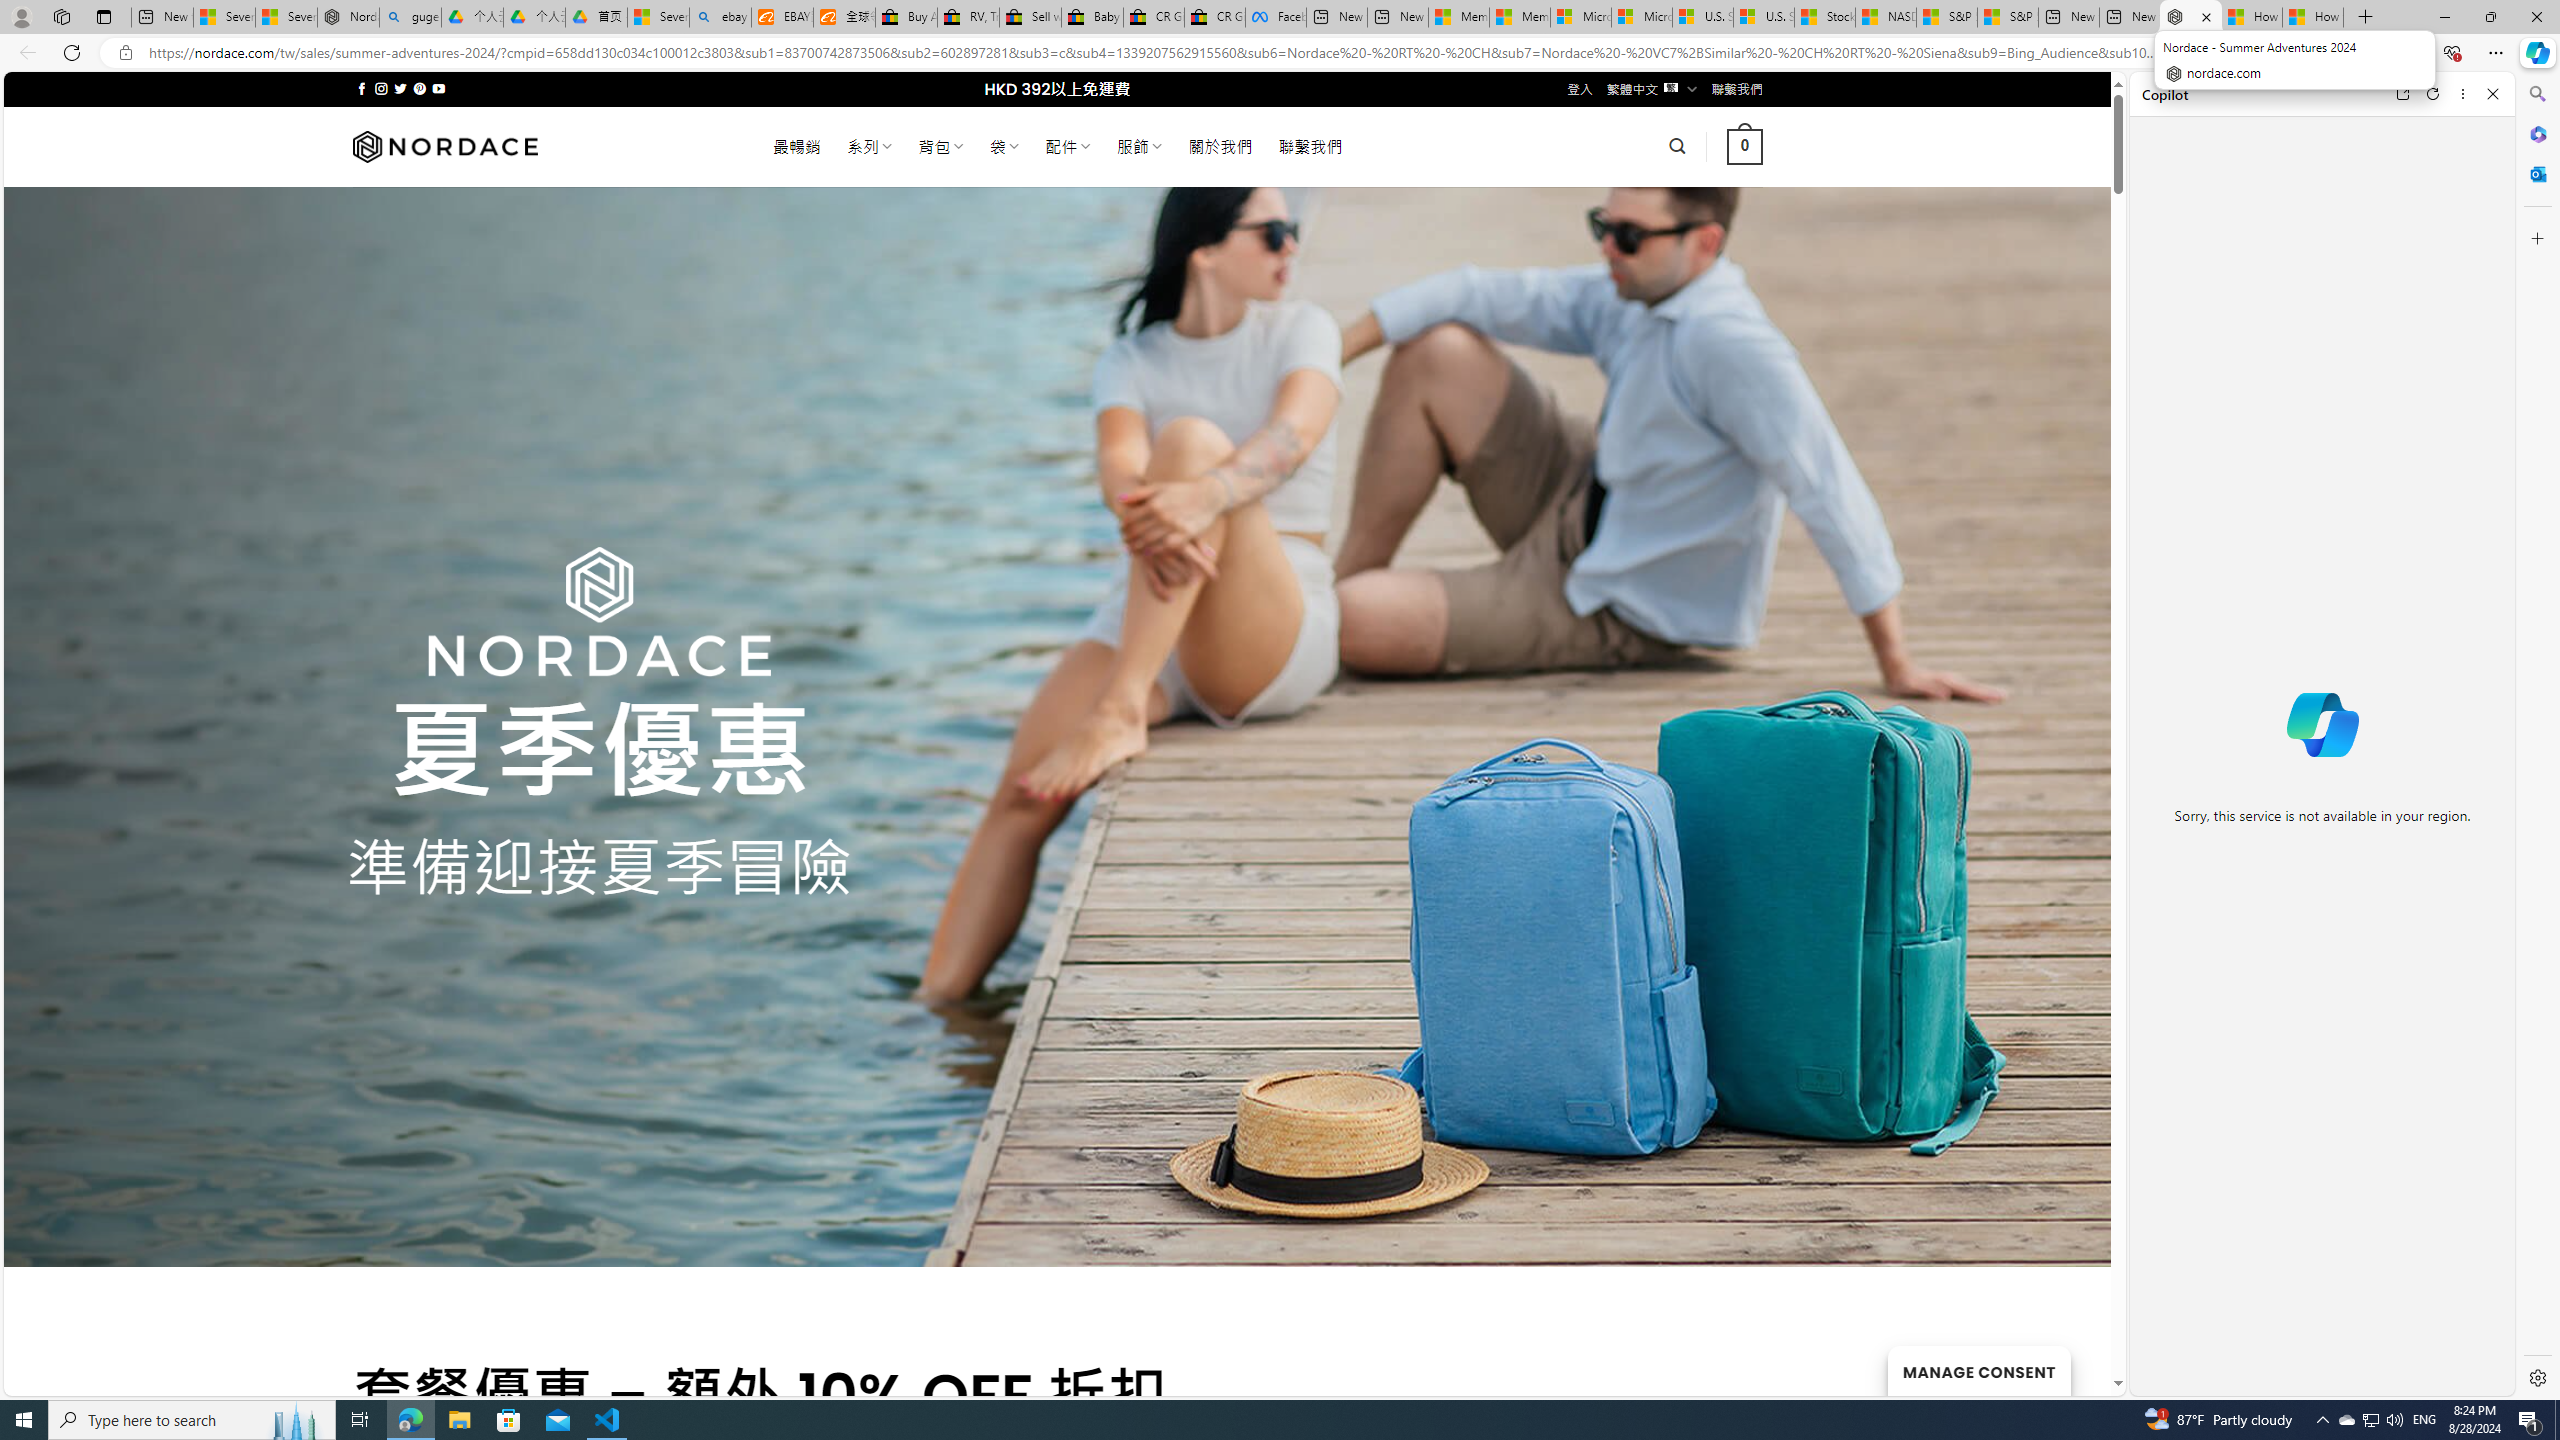  I want to click on 'Follow on YouTube', so click(439, 88).